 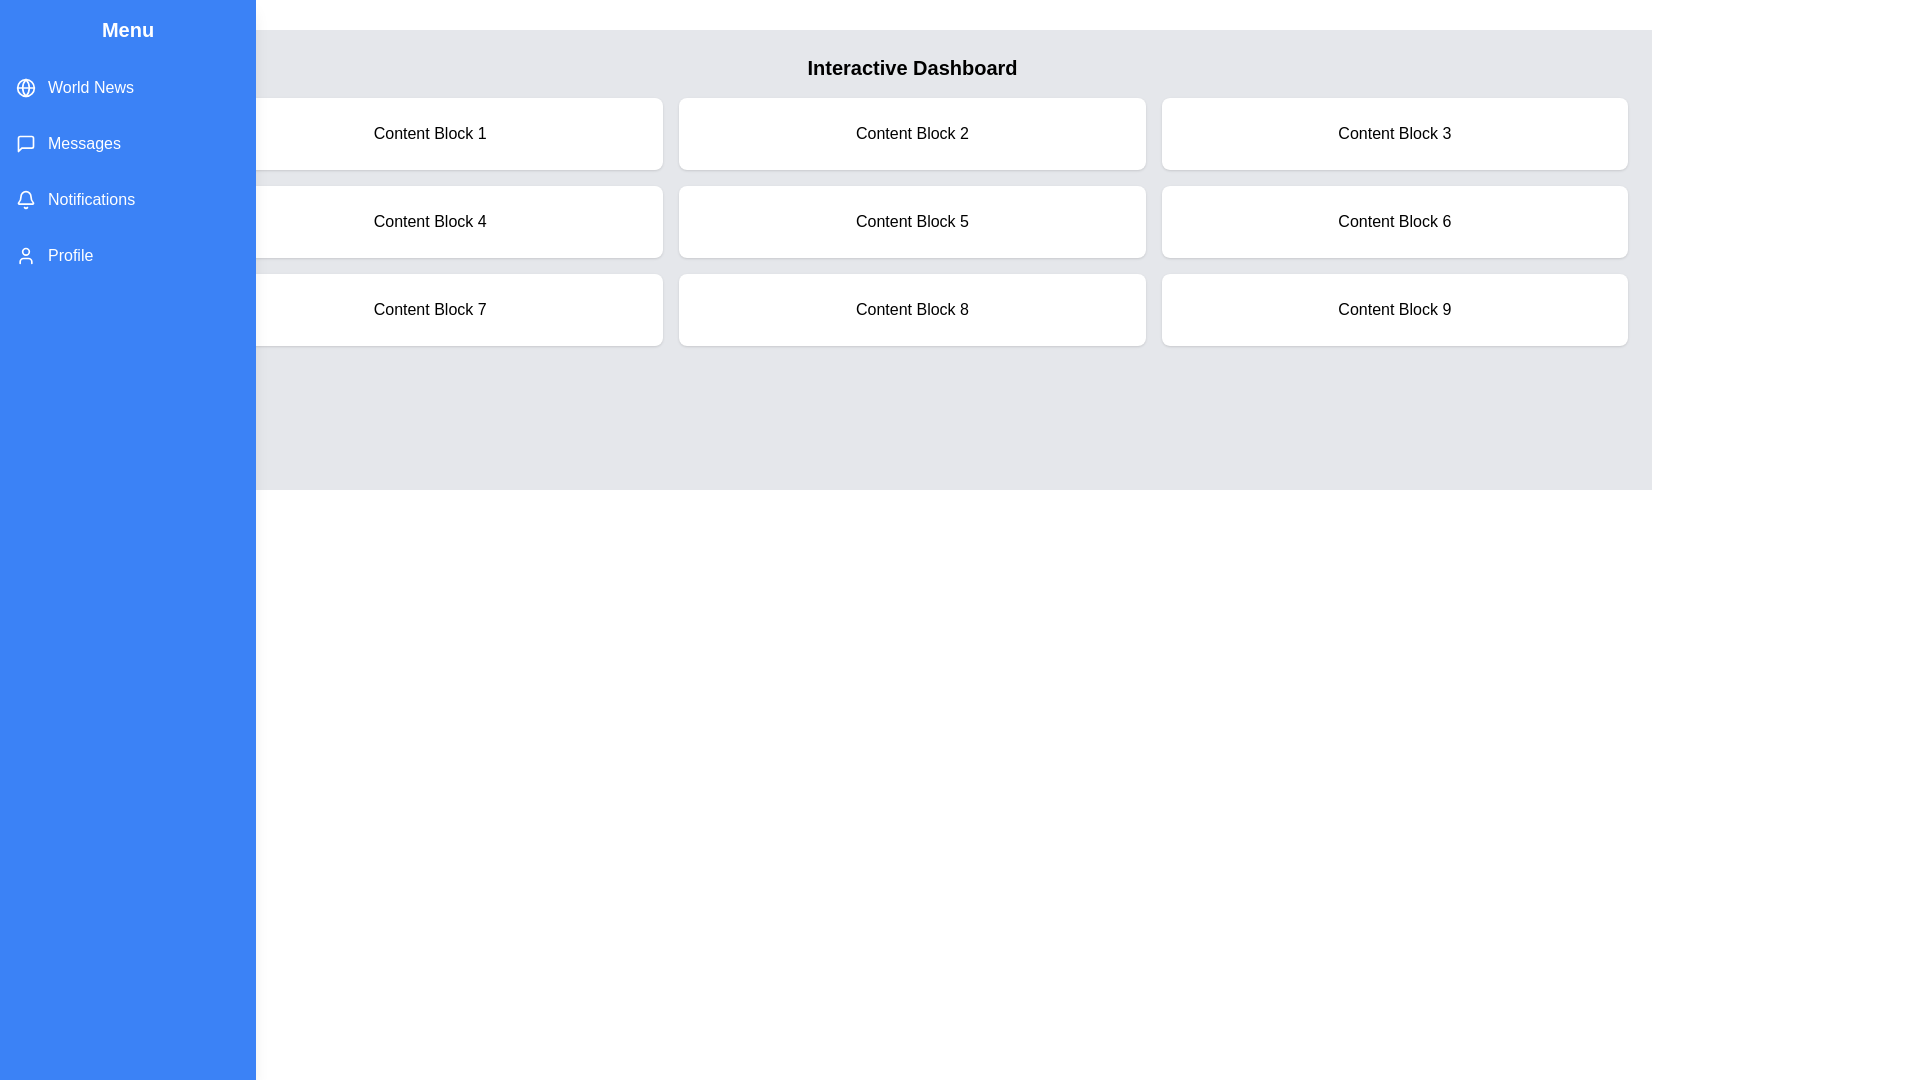 I want to click on the menu item Profile from the list, so click(x=127, y=254).